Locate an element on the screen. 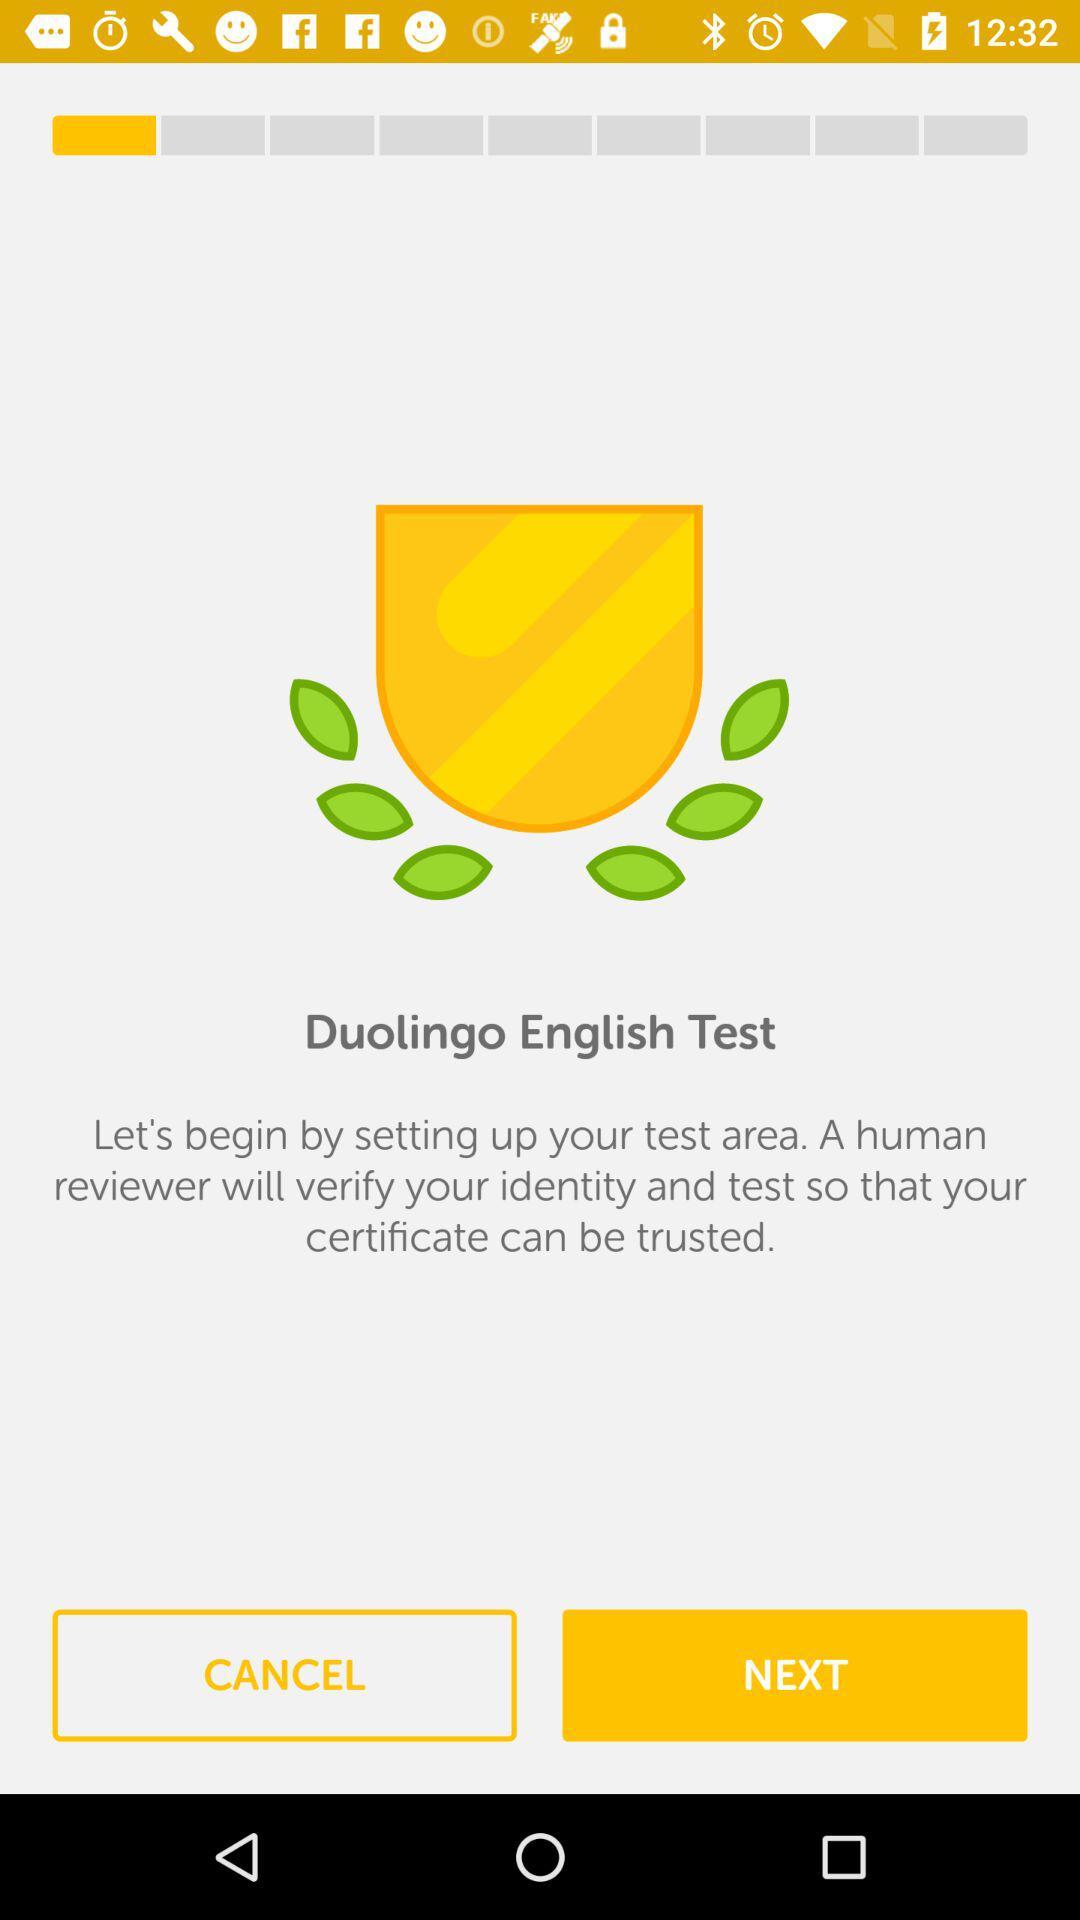 This screenshot has height=1920, width=1080. the item to the left of the next item is located at coordinates (284, 1675).